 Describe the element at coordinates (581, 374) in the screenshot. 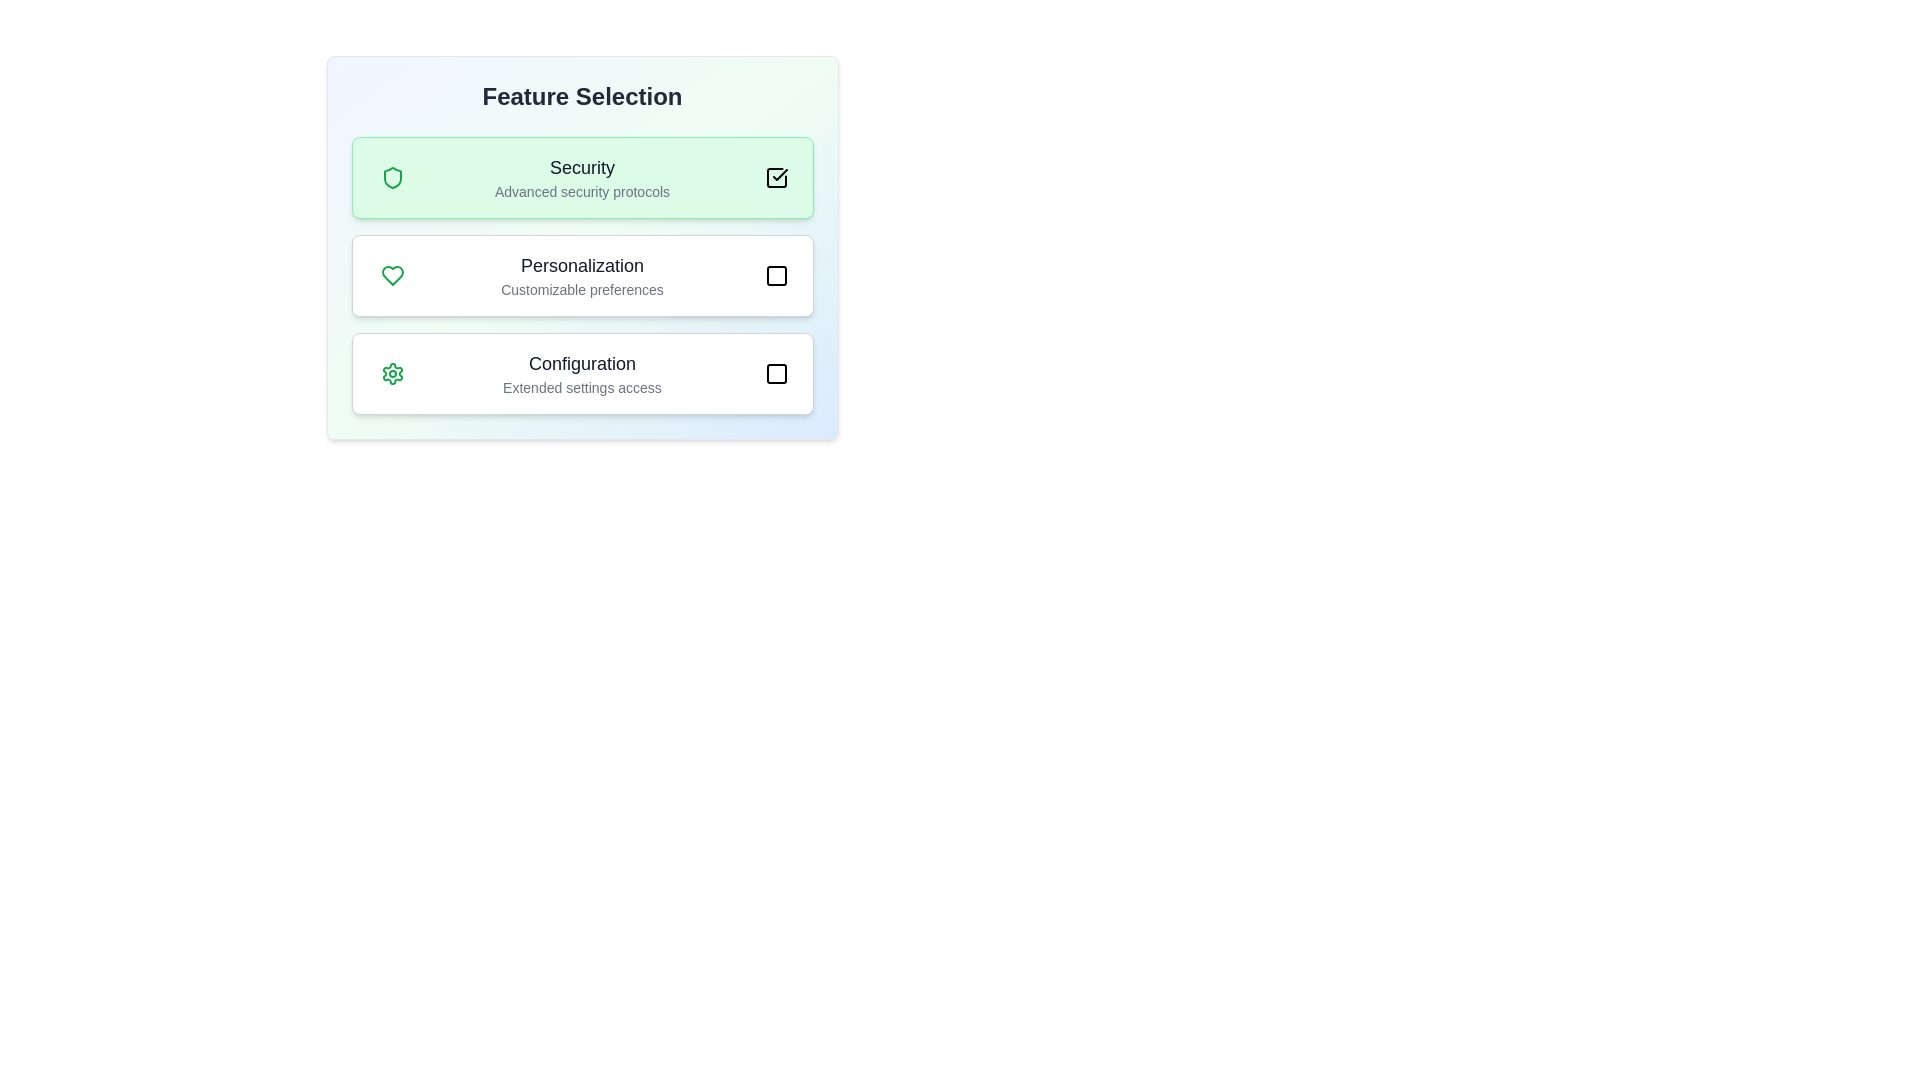

I see `the informative label titled 'Configuration' that describes 'Extended settings access', located beneath 'Security' and 'Personalization' as the third item in the vertical list` at that location.